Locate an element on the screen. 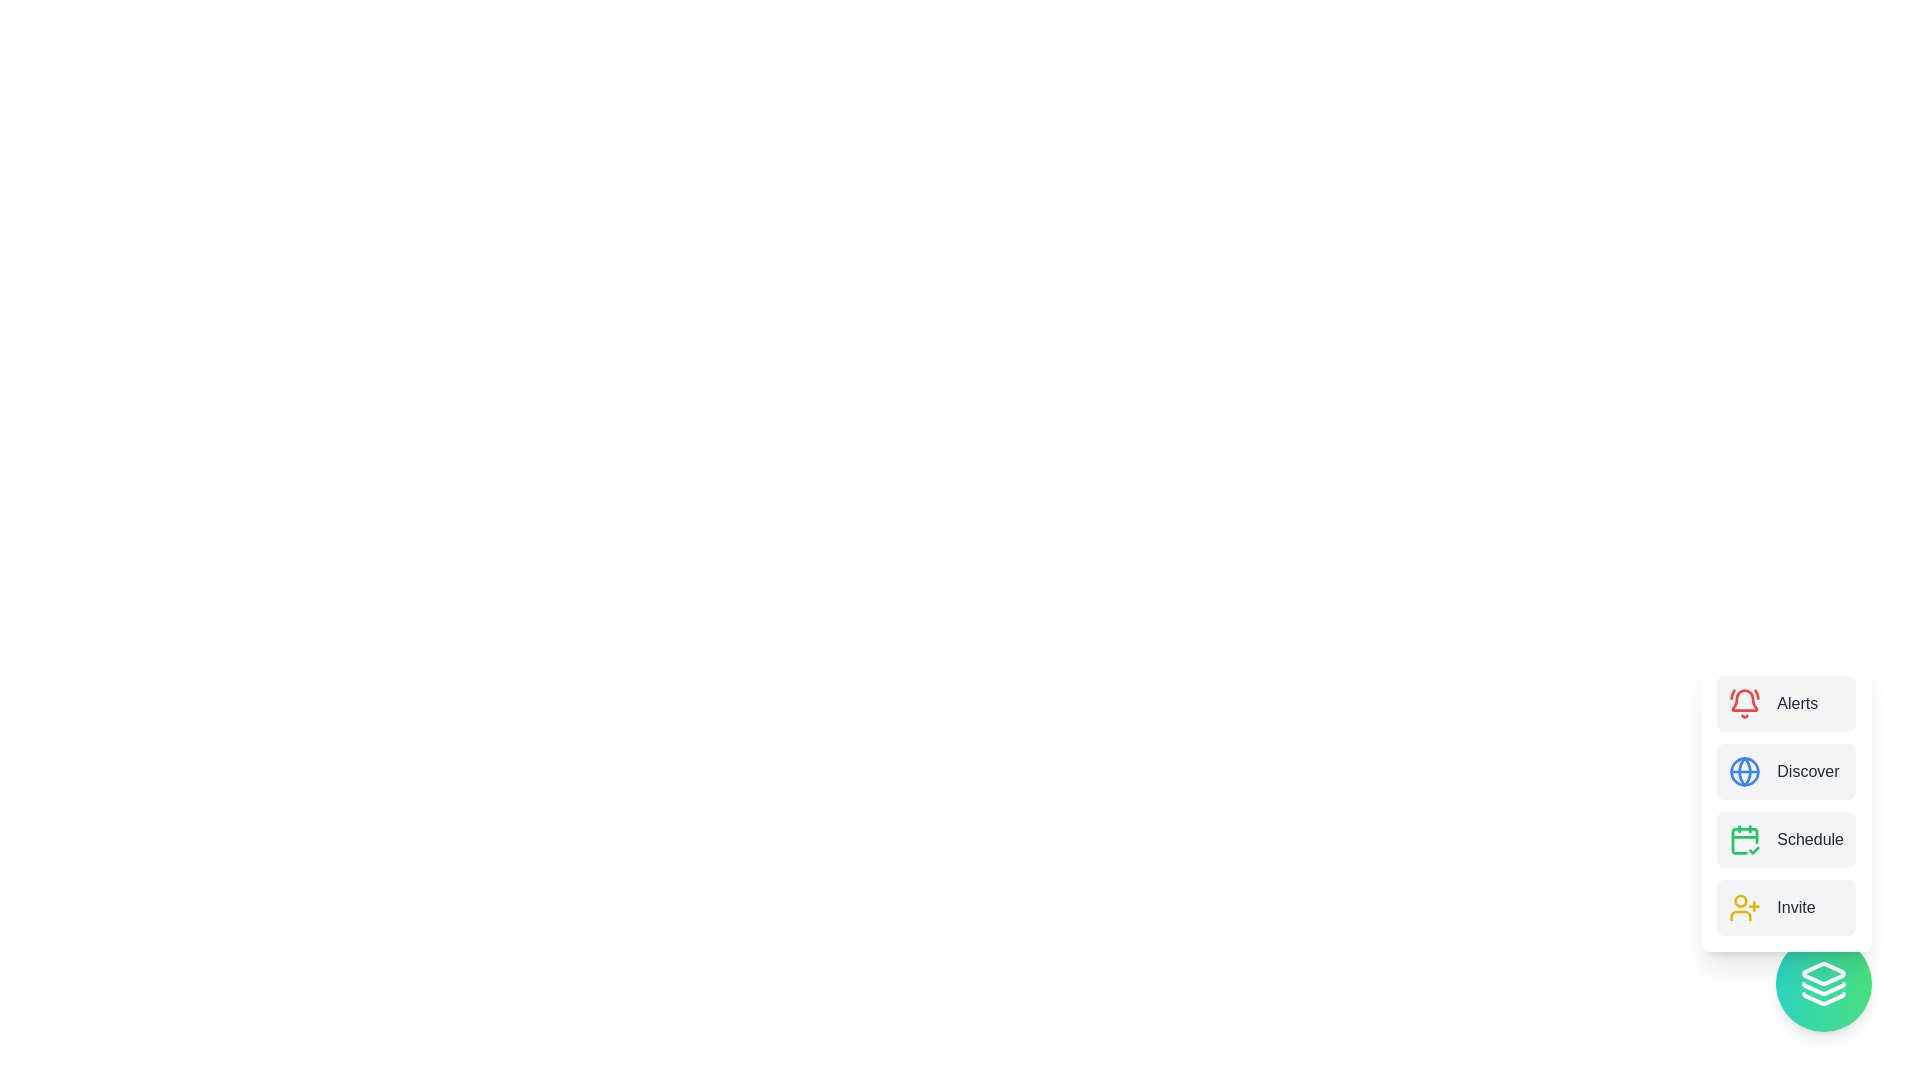  the 'Schedule' button in the menu is located at coordinates (1786, 840).